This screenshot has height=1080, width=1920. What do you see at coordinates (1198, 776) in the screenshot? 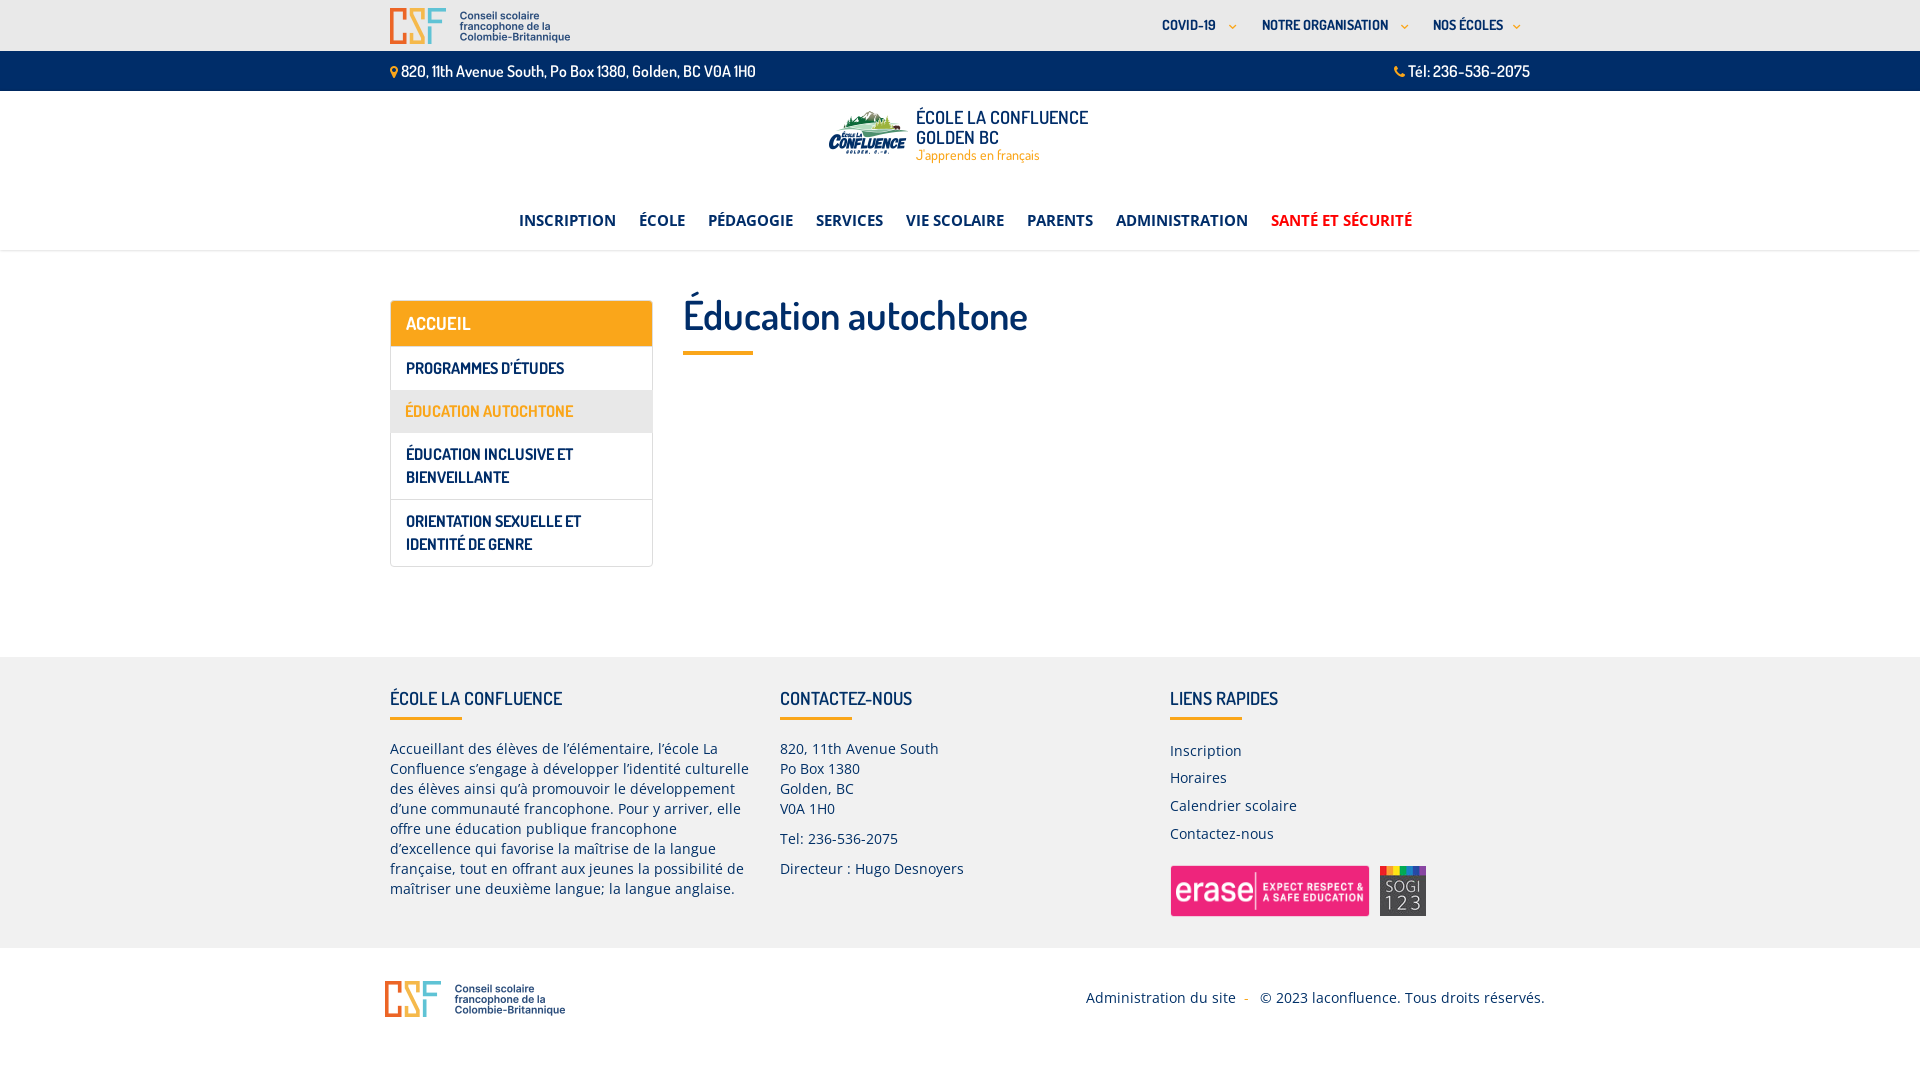
I see `'Horaires'` at bounding box center [1198, 776].